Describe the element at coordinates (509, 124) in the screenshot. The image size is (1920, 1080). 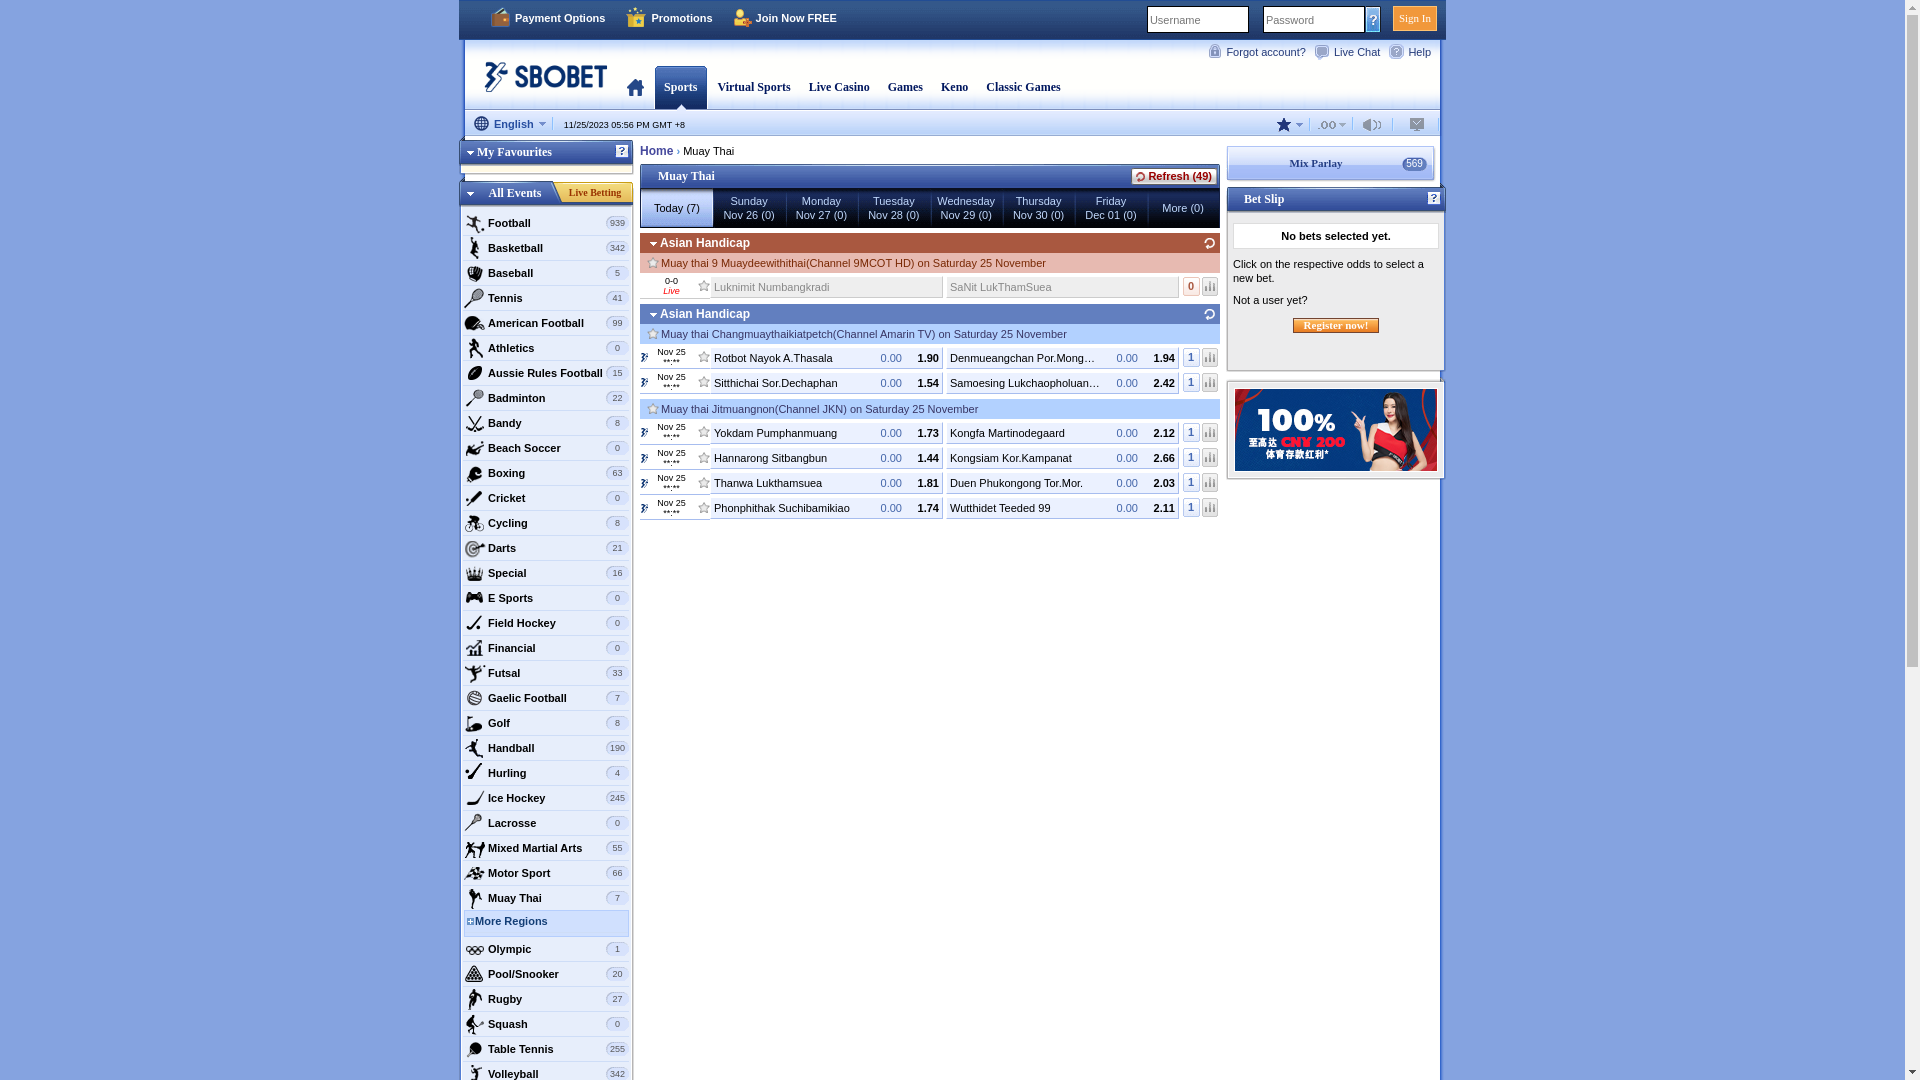
I see `'English'` at that location.